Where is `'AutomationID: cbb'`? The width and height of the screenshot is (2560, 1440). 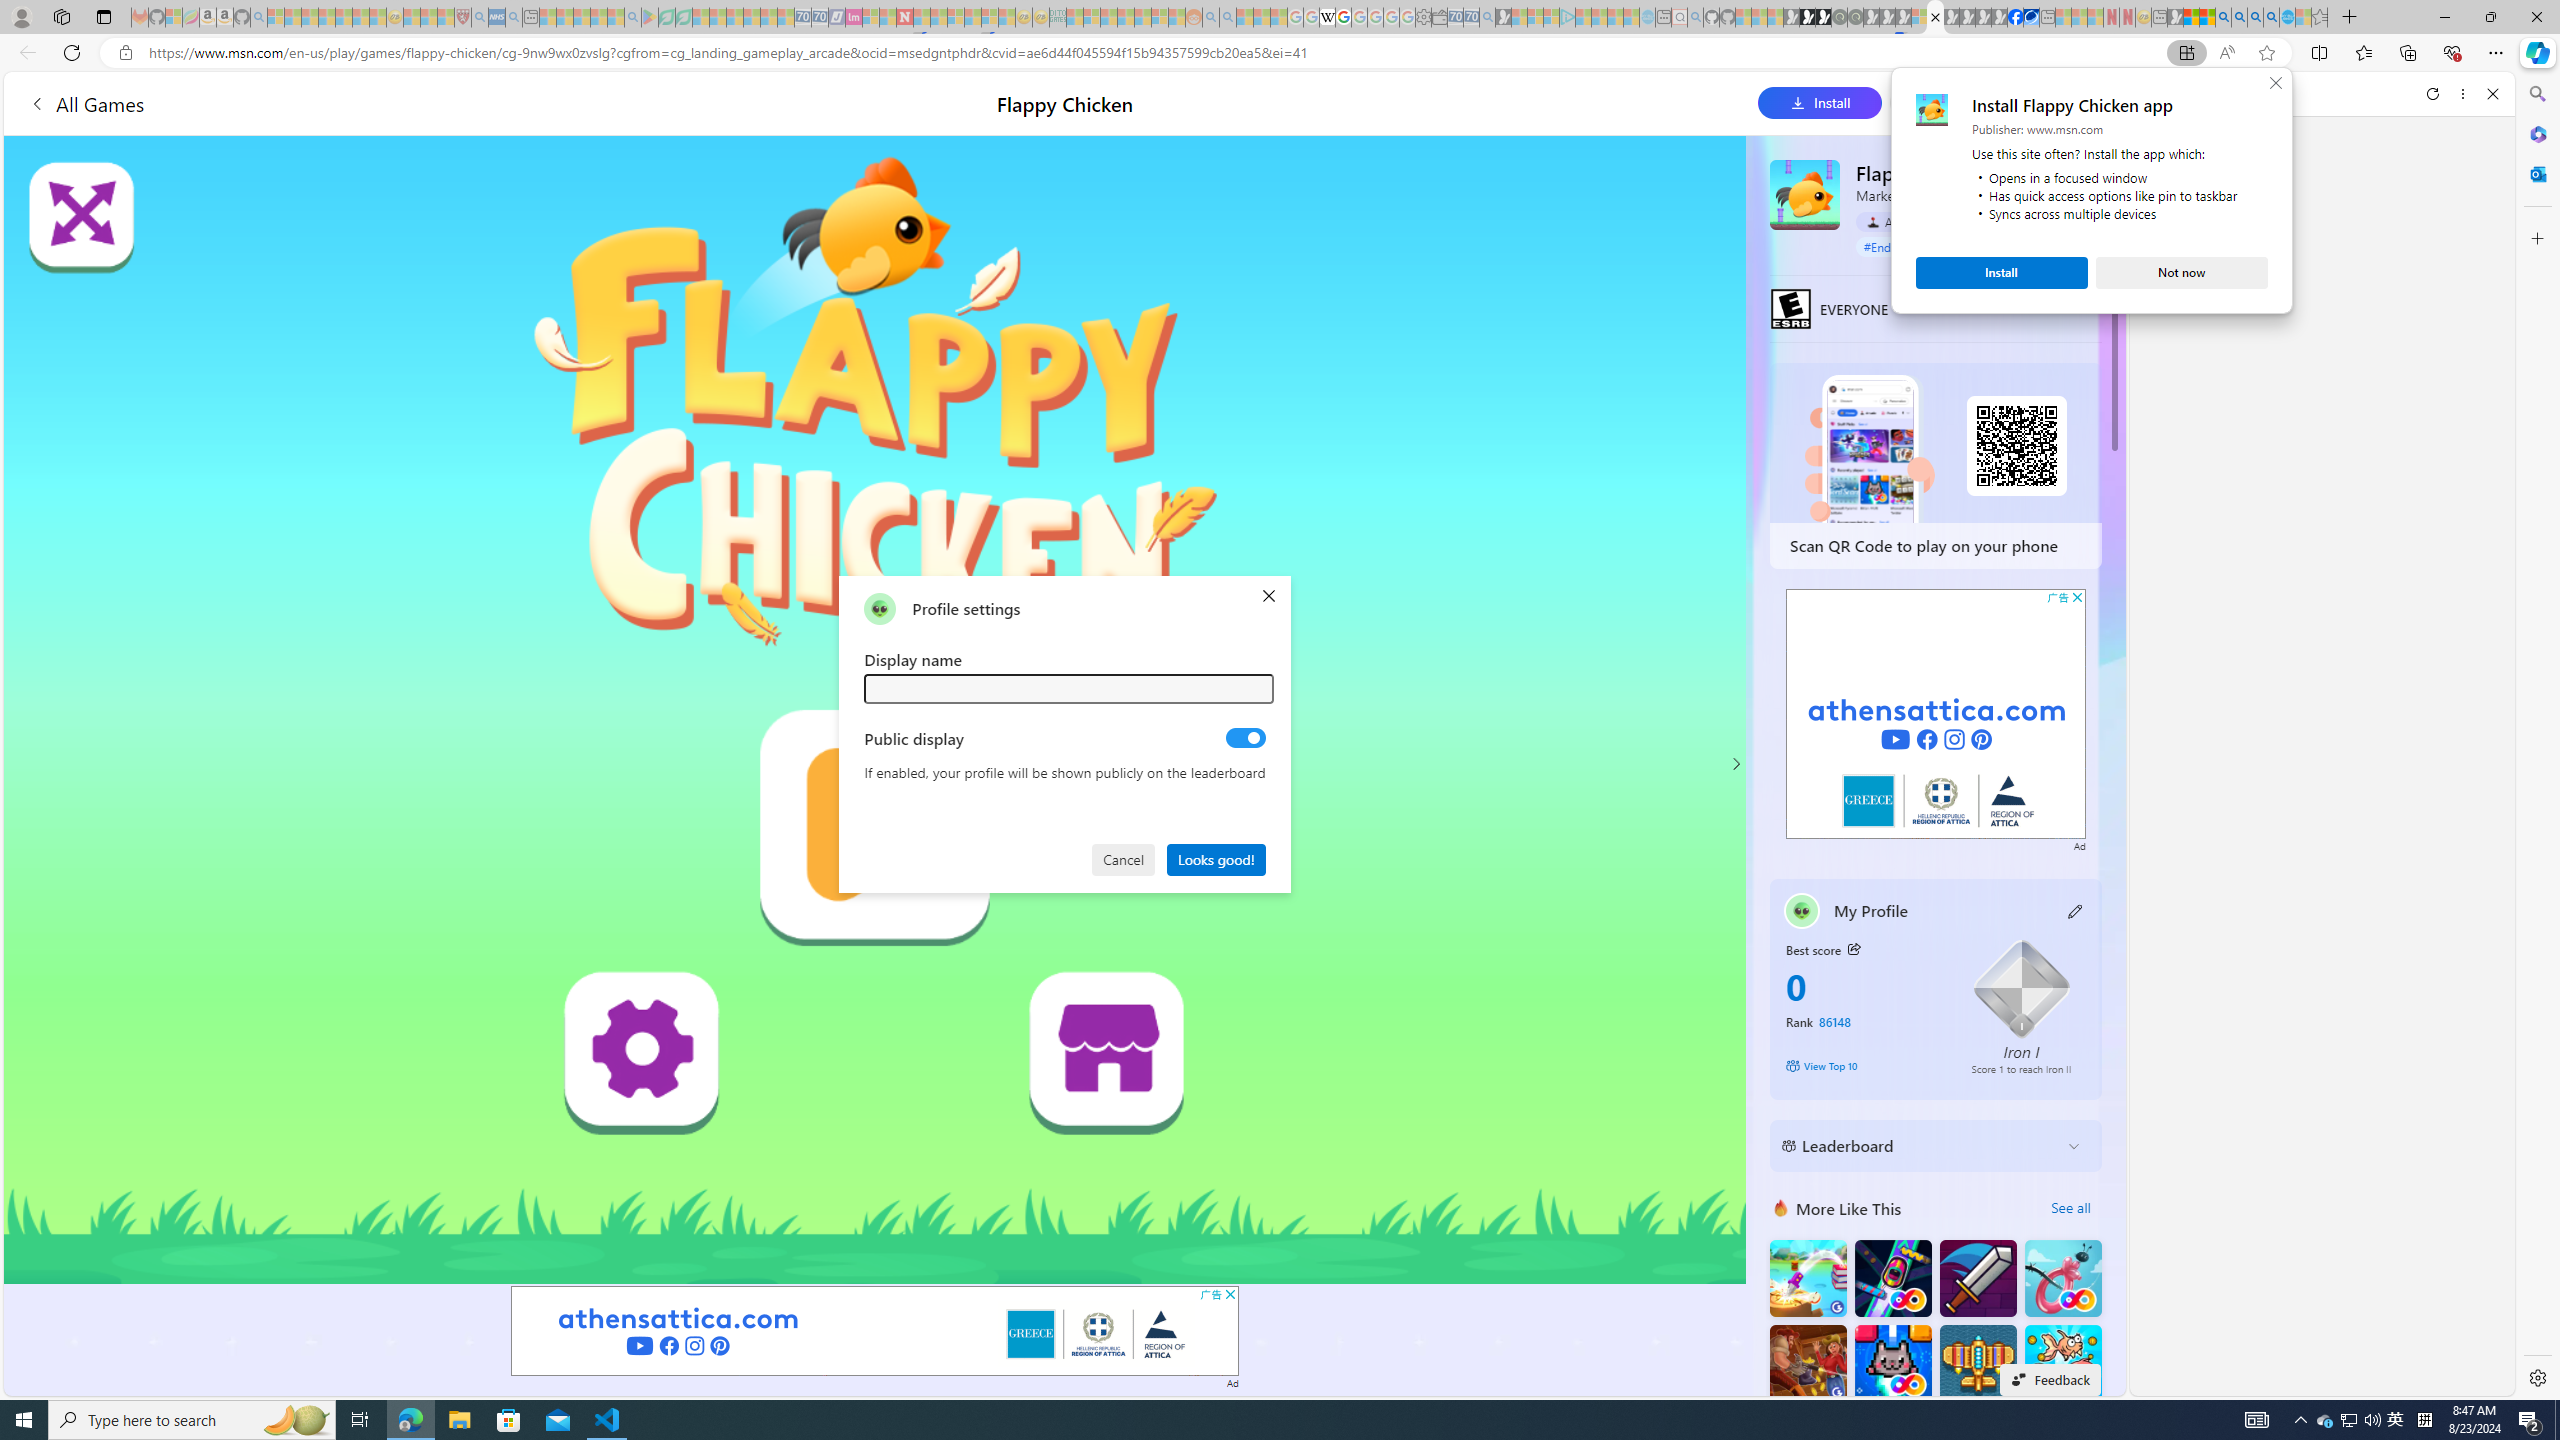 'AutomationID: cbb' is located at coordinates (2076, 597).